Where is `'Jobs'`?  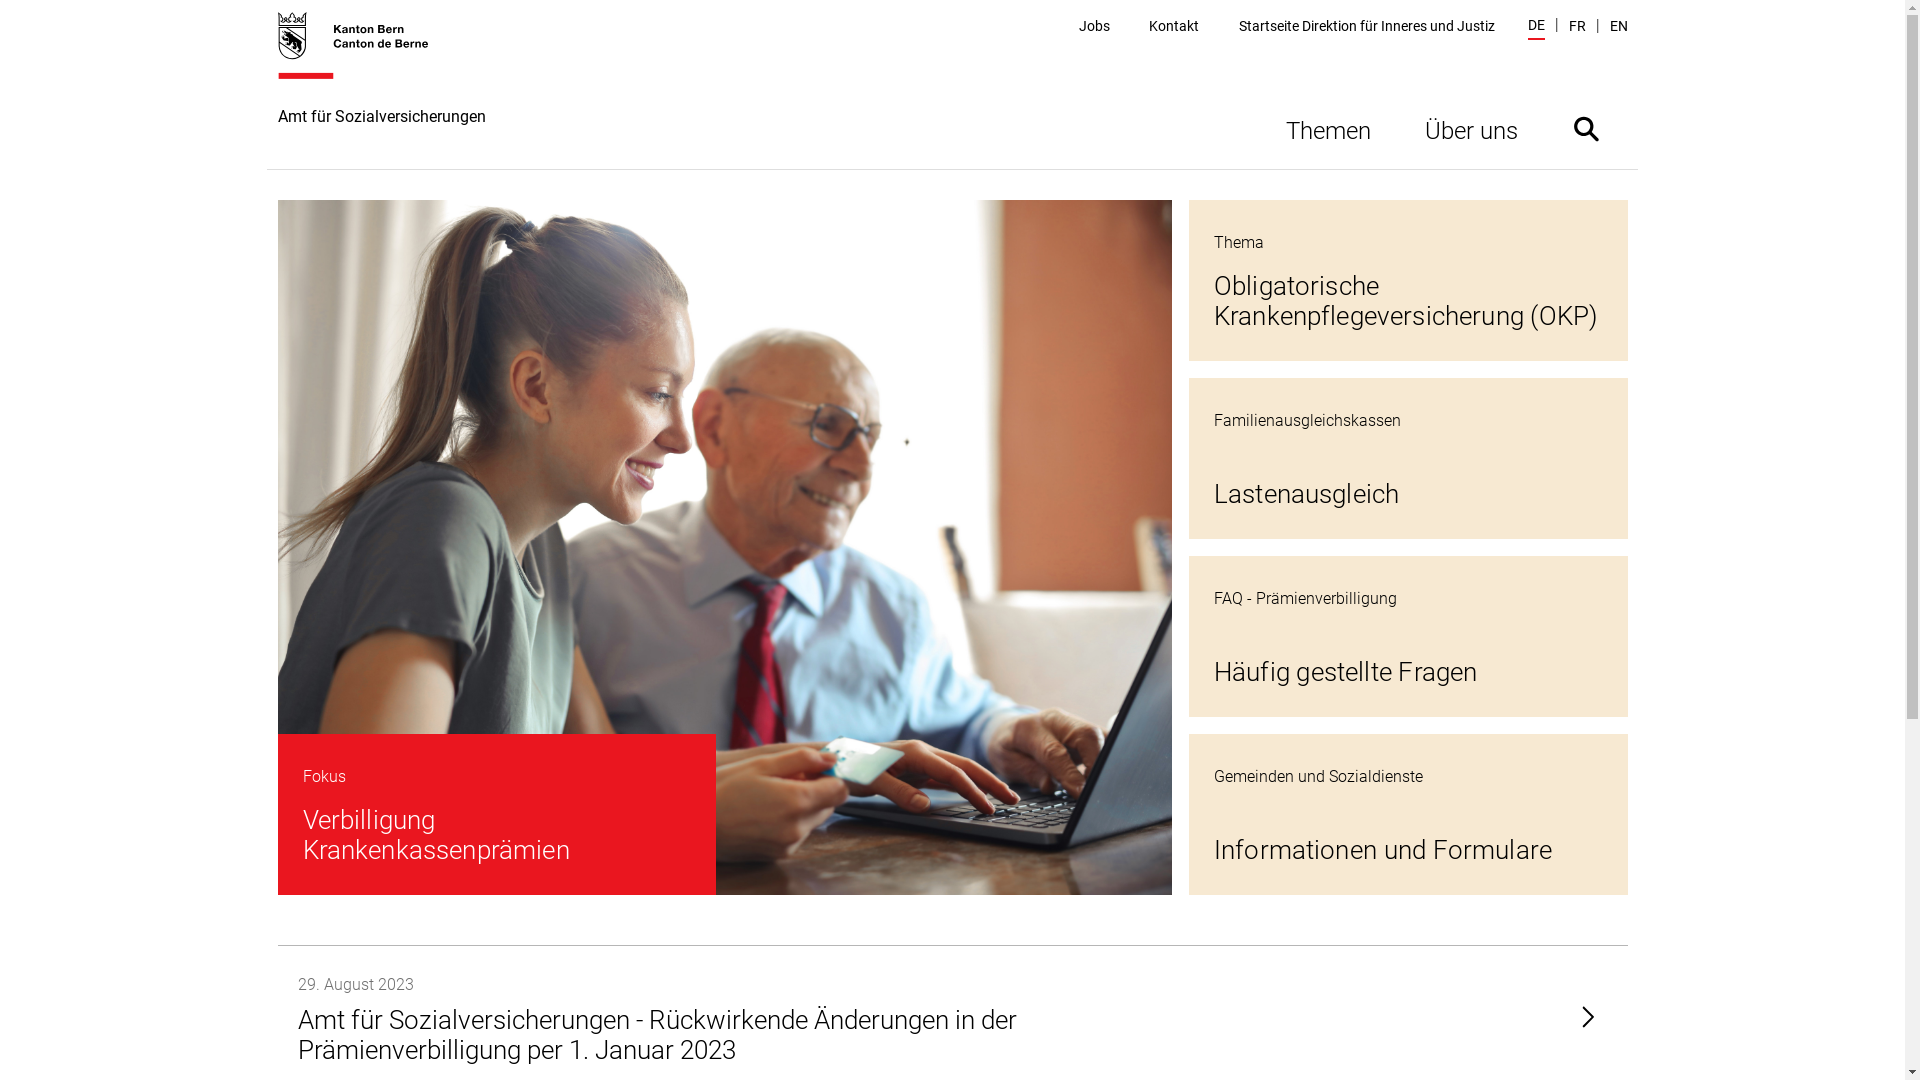
'Jobs' is located at coordinates (1093, 26).